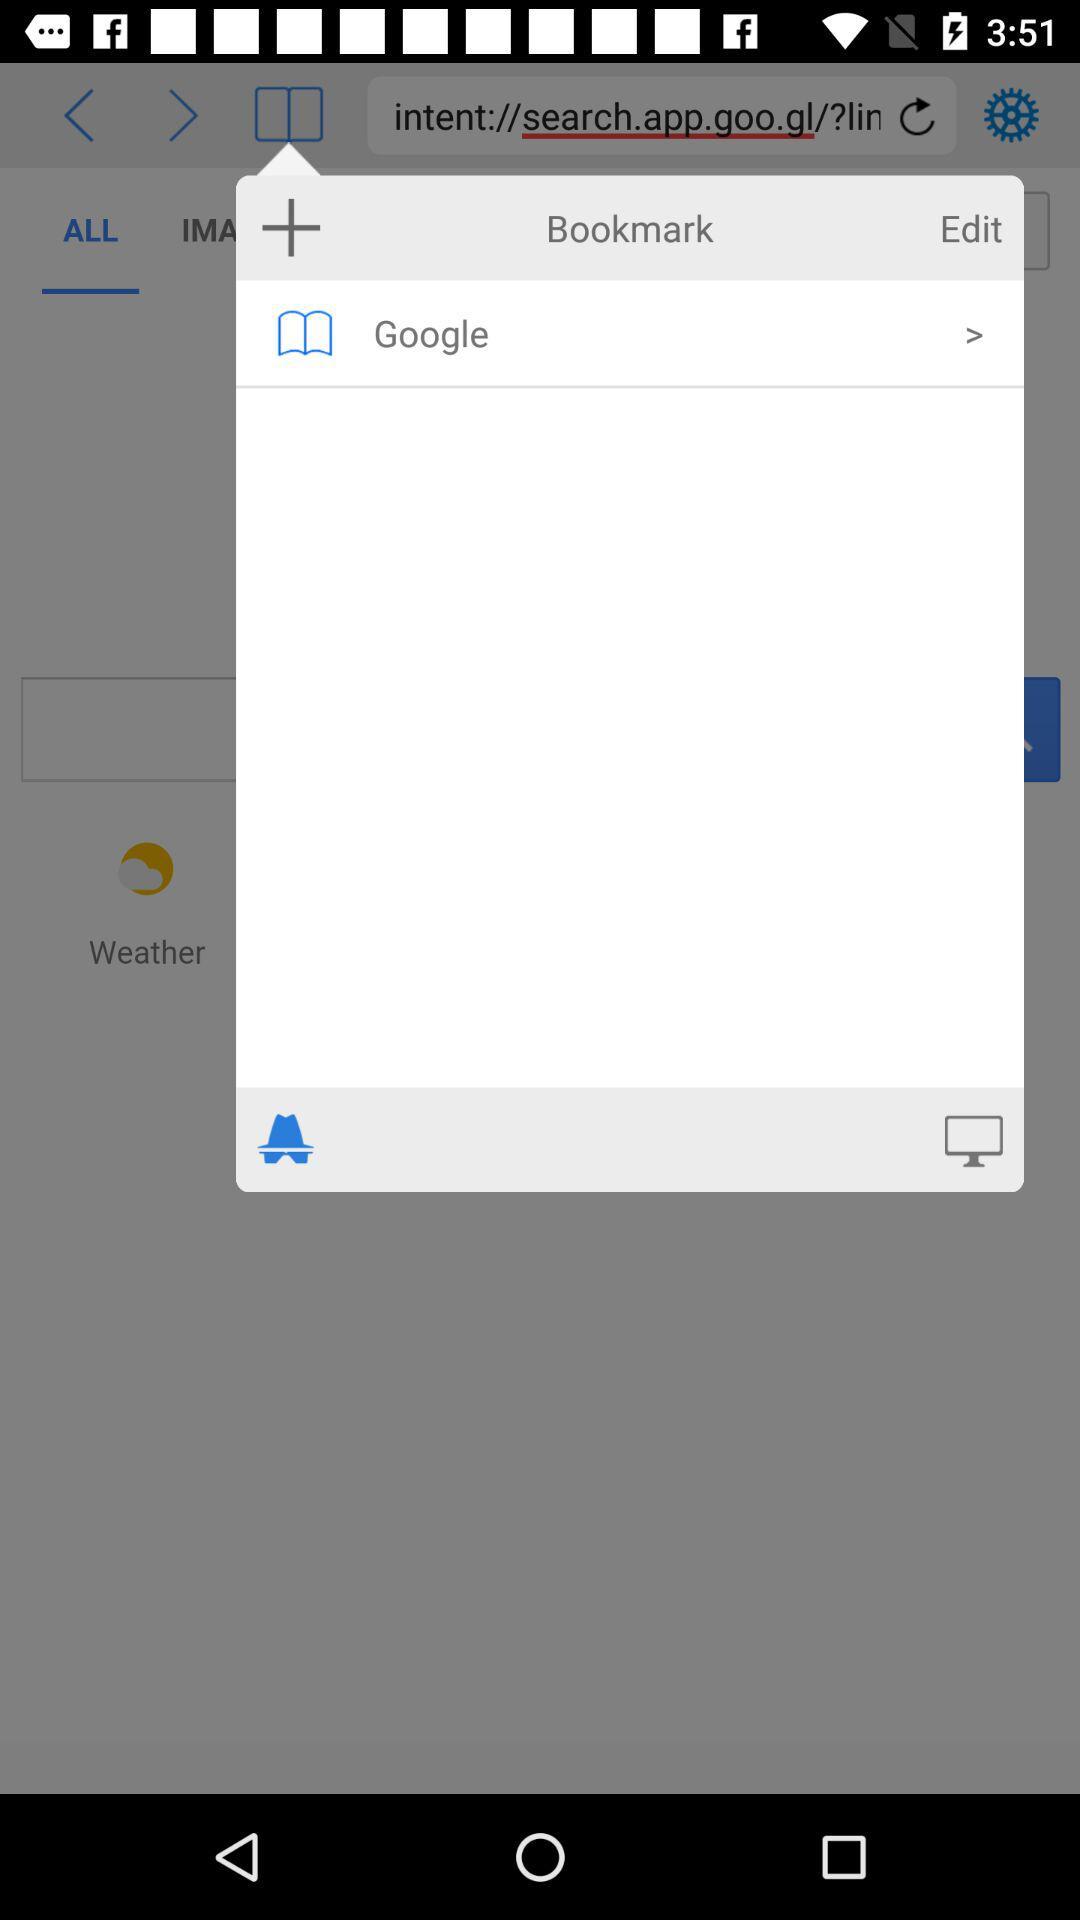  What do you see at coordinates (655, 332) in the screenshot?
I see `the google item` at bounding box center [655, 332].